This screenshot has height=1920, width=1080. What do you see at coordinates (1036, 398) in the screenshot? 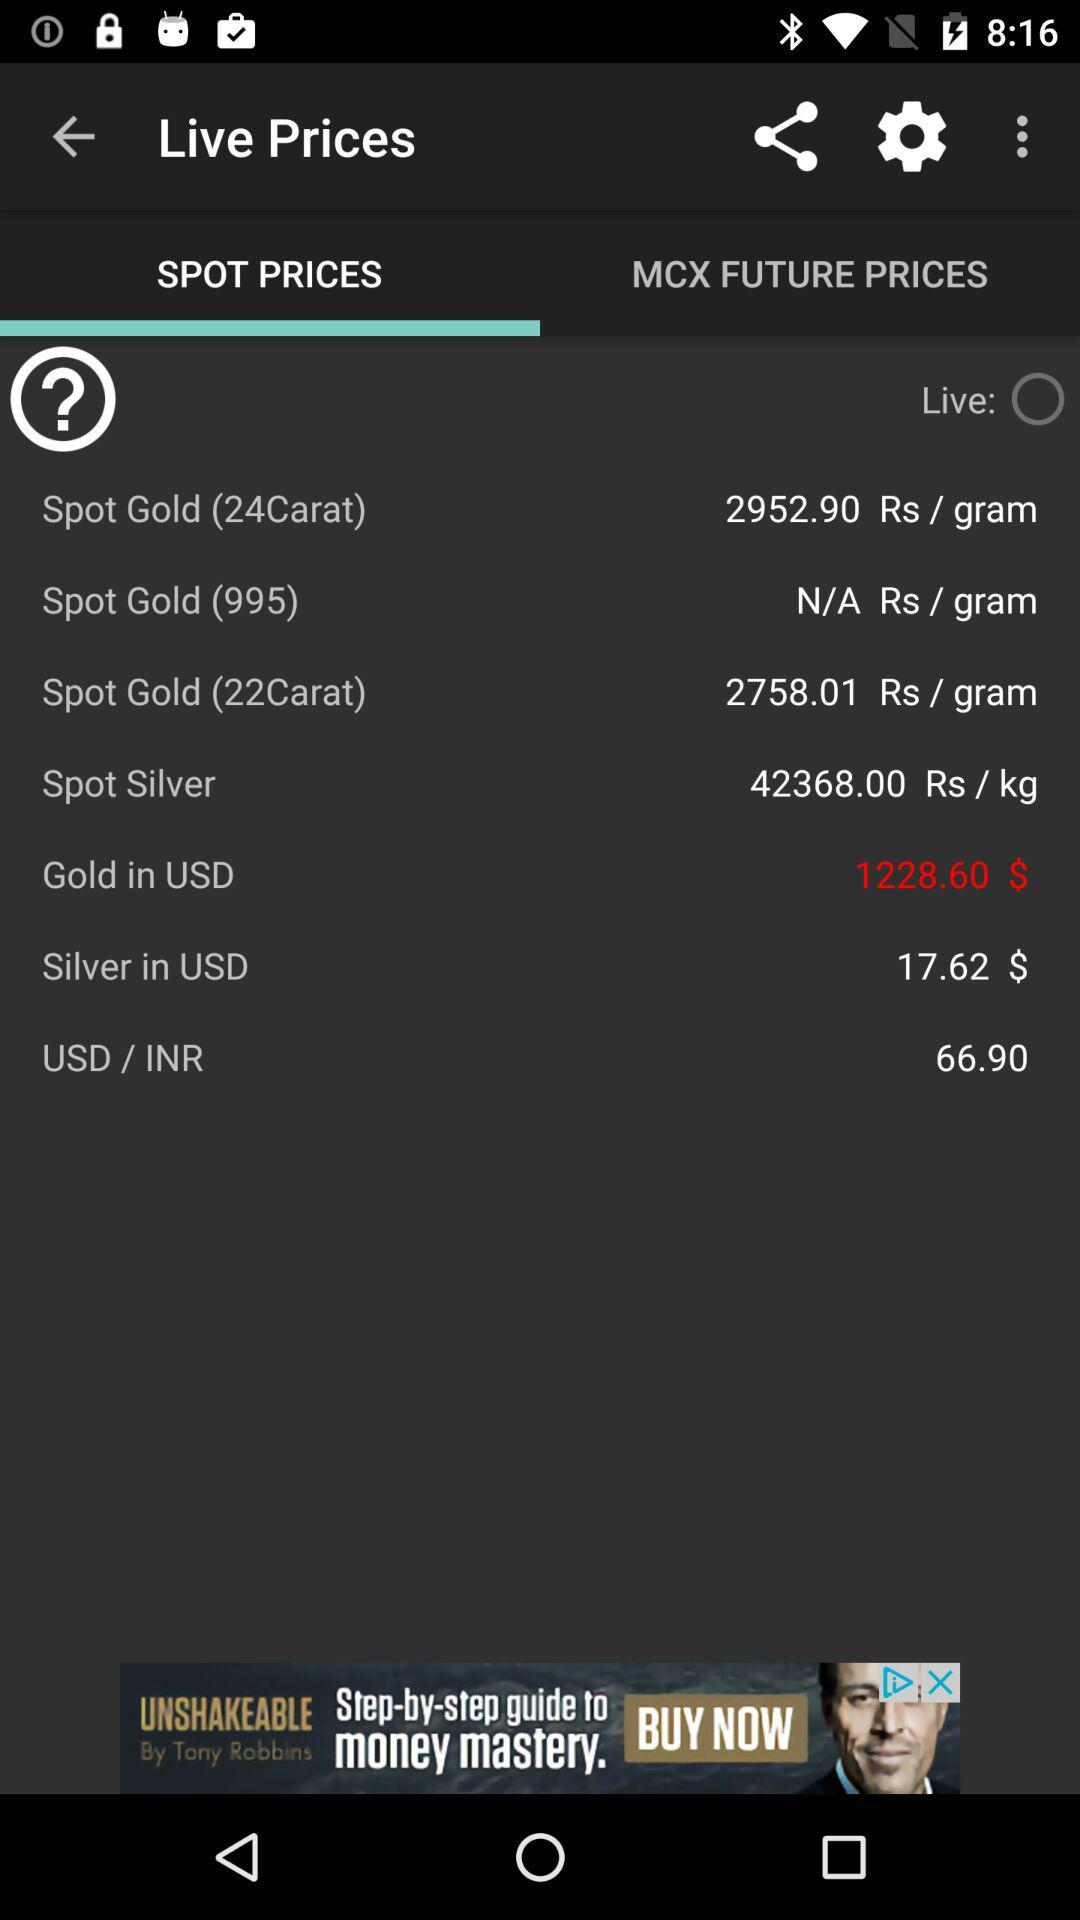
I see `type the message` at bounding box center [1036, 398].